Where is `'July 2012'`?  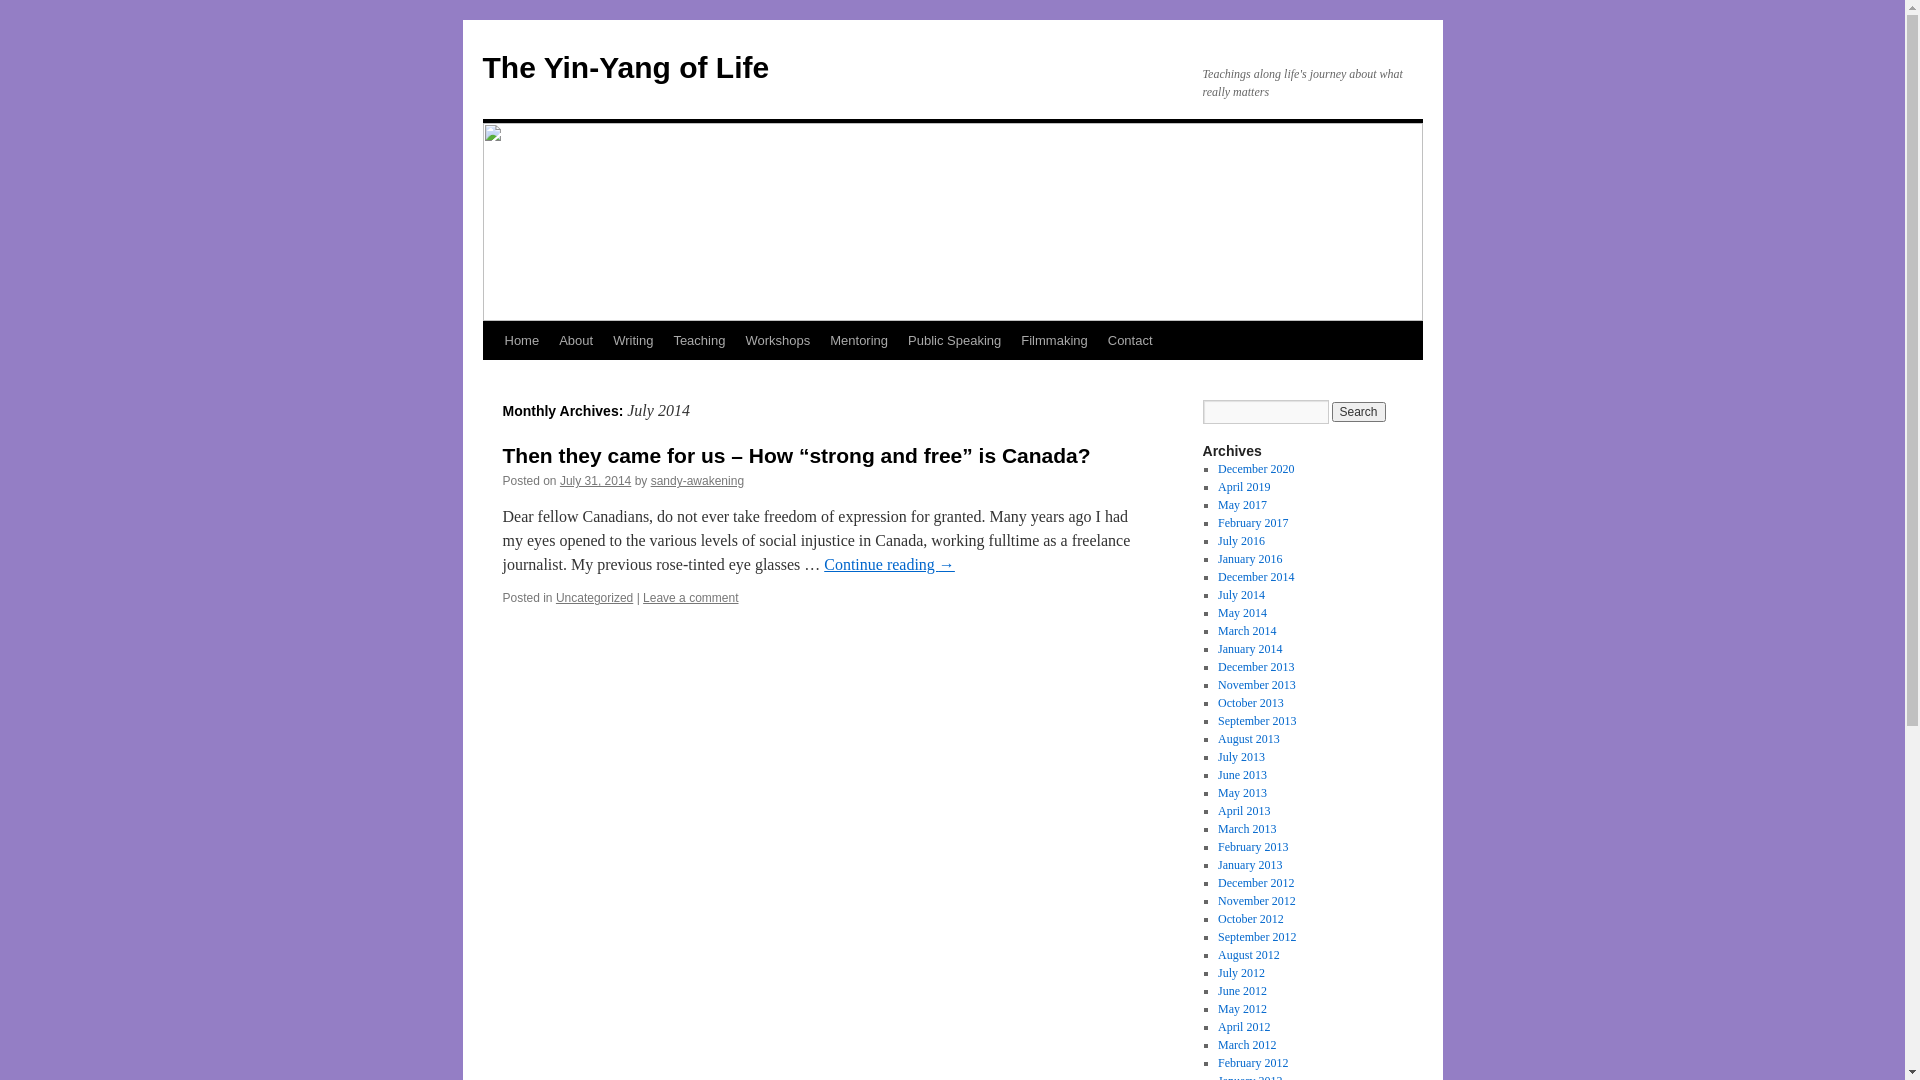 'July 2012' is located at coordinates (1240, 971).